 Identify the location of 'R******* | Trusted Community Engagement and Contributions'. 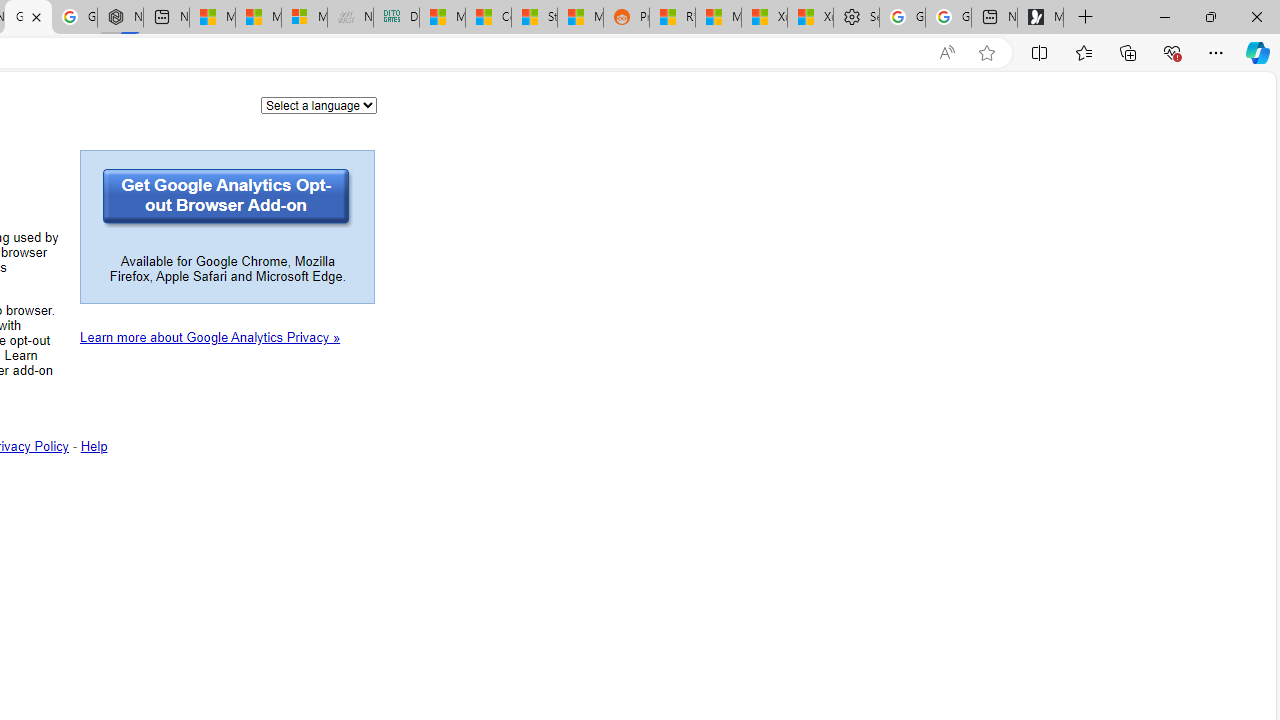
(672, 17).